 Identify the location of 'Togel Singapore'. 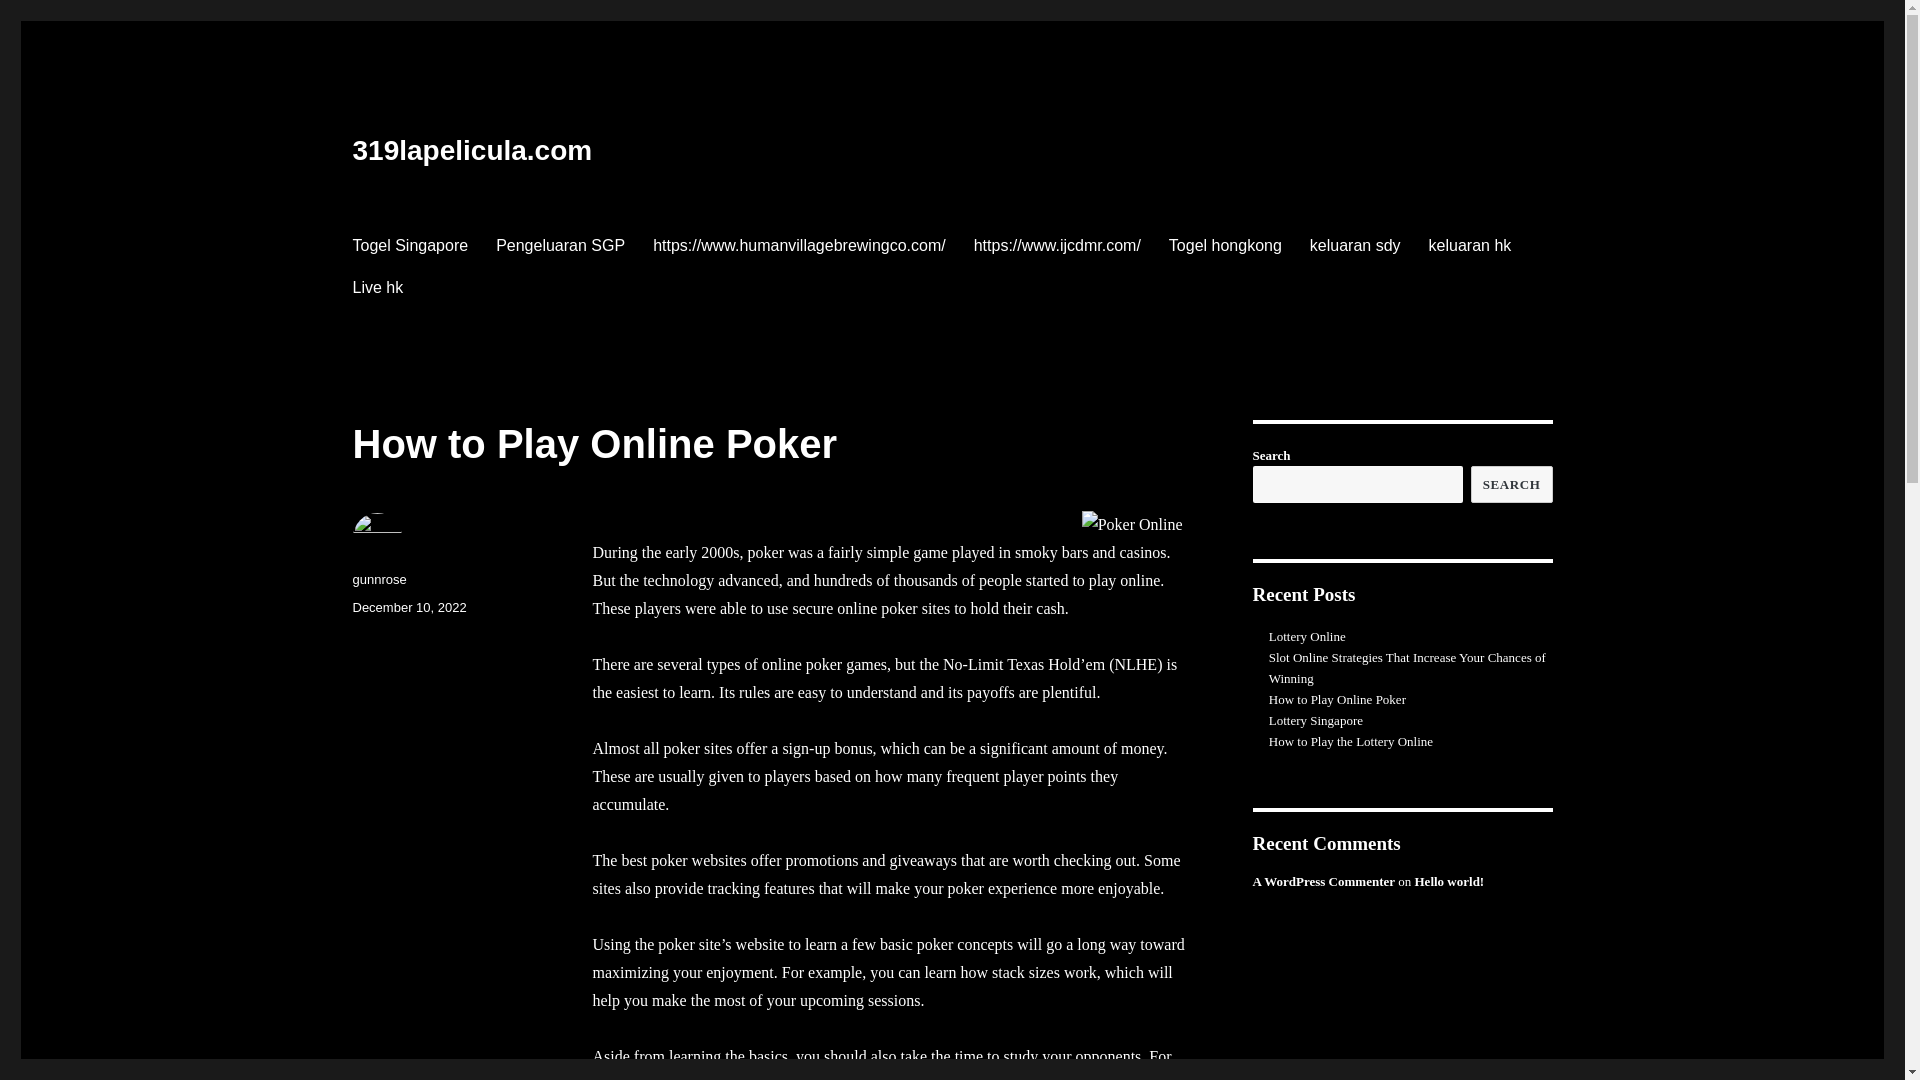
(337, 244).